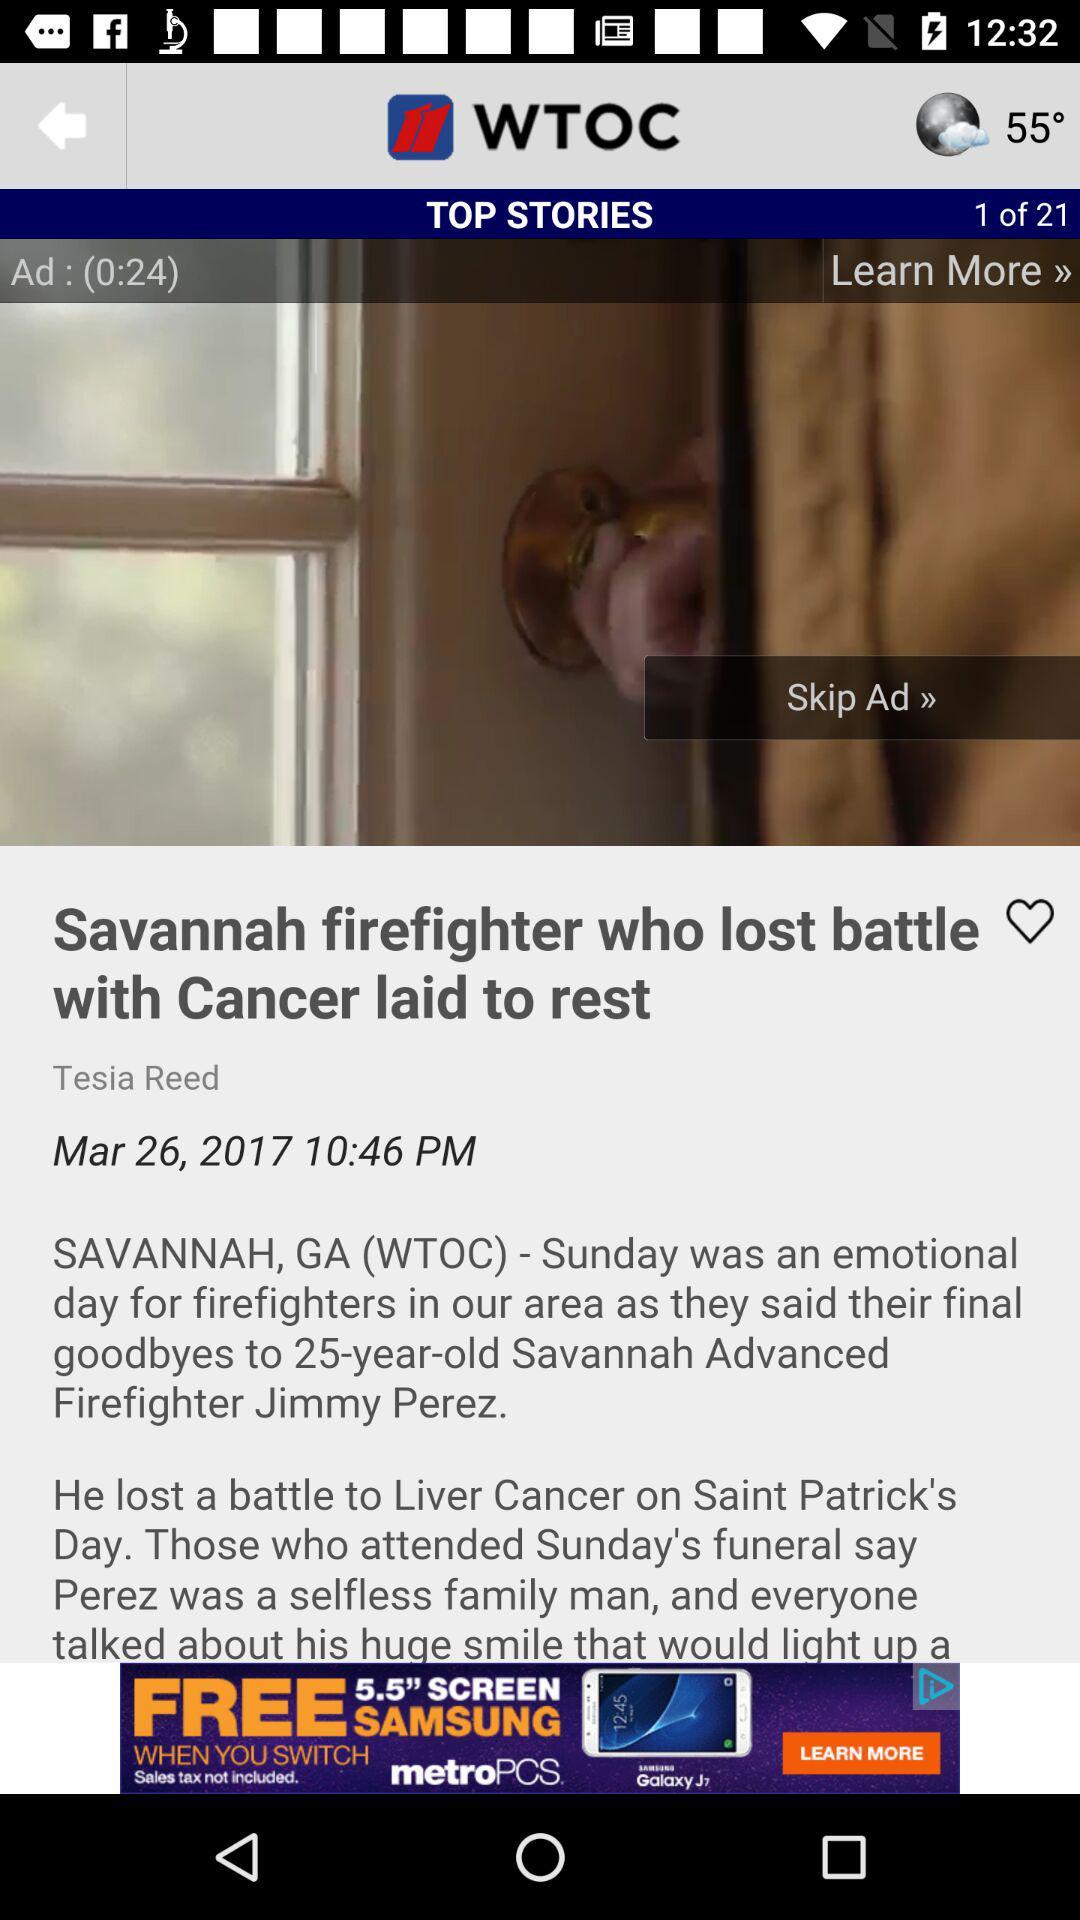 This screenshot has width=1080, height=1920. Describe the element at coordinates (540, 124) in the screenshot. I see `go home` at that location.